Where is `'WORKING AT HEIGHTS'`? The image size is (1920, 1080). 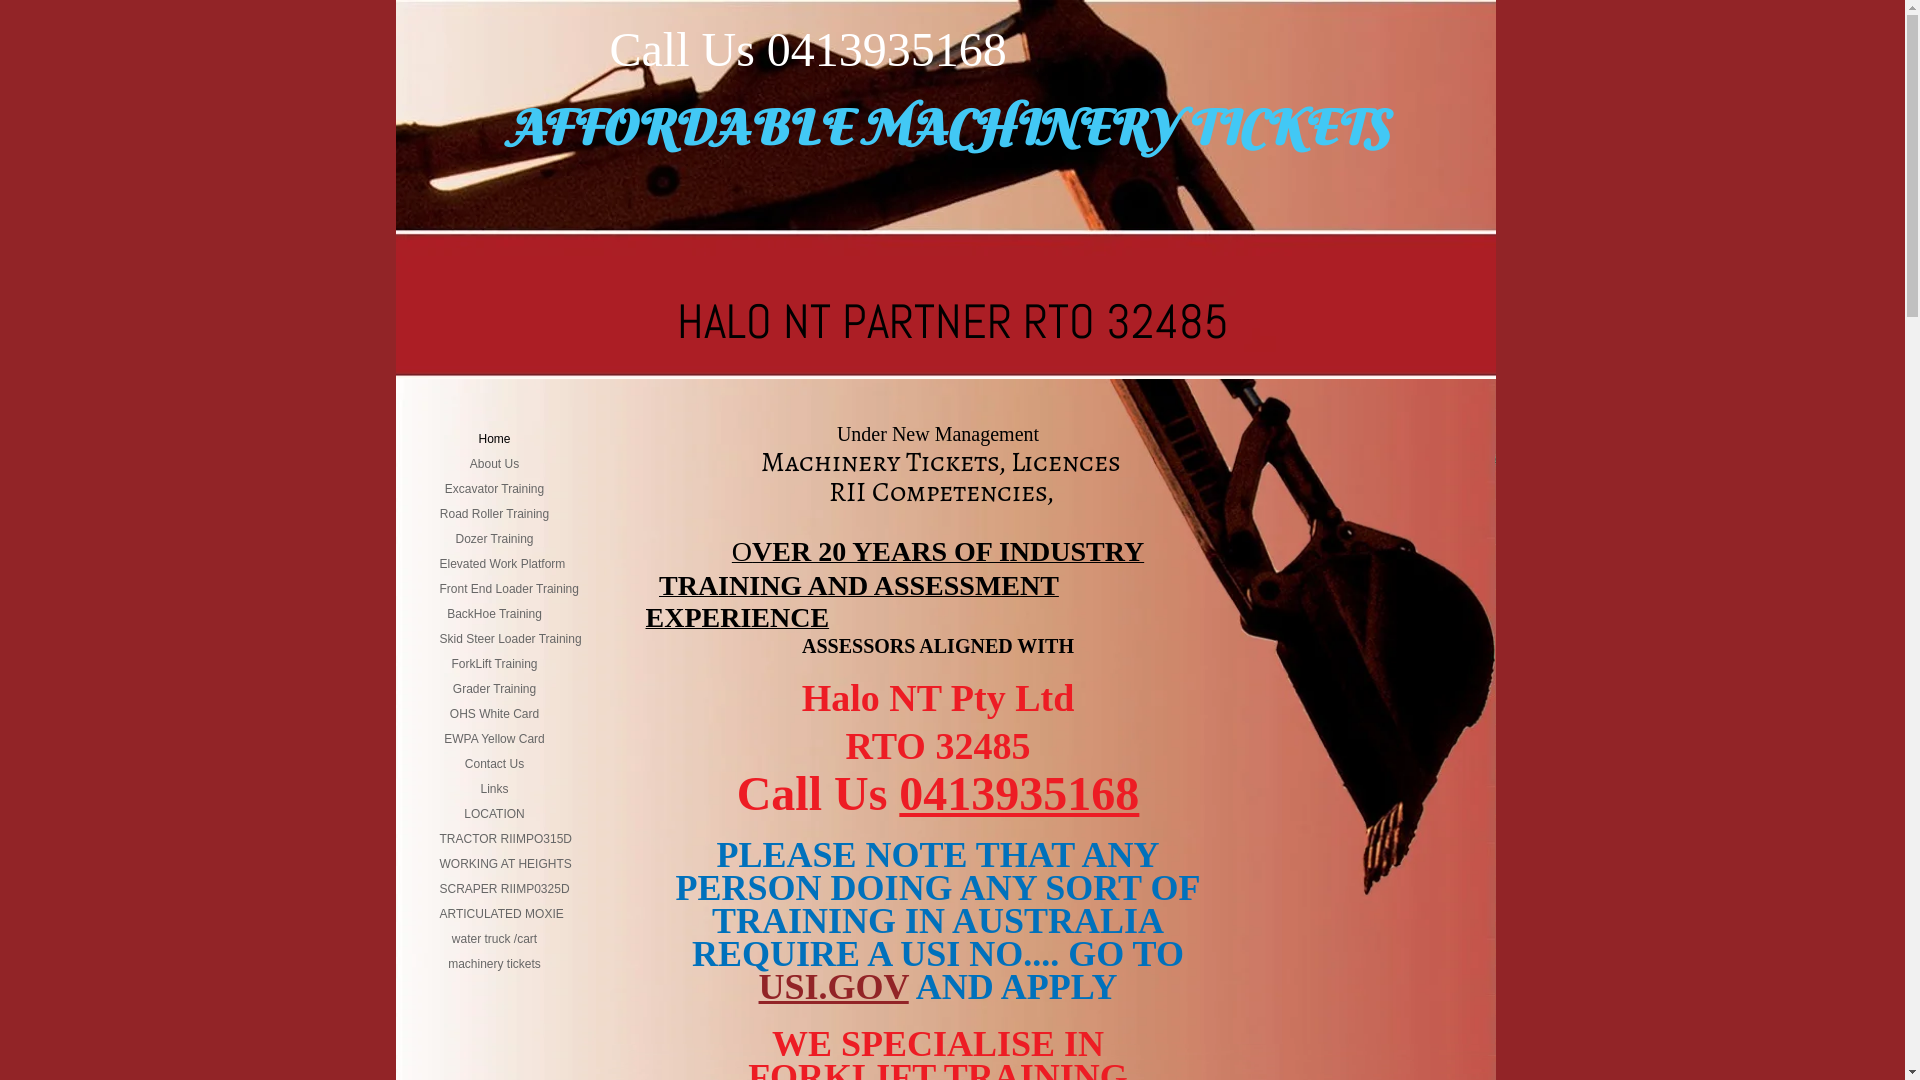
'WORKING AT HEIGHTS' is located at coordinates (505, 863).